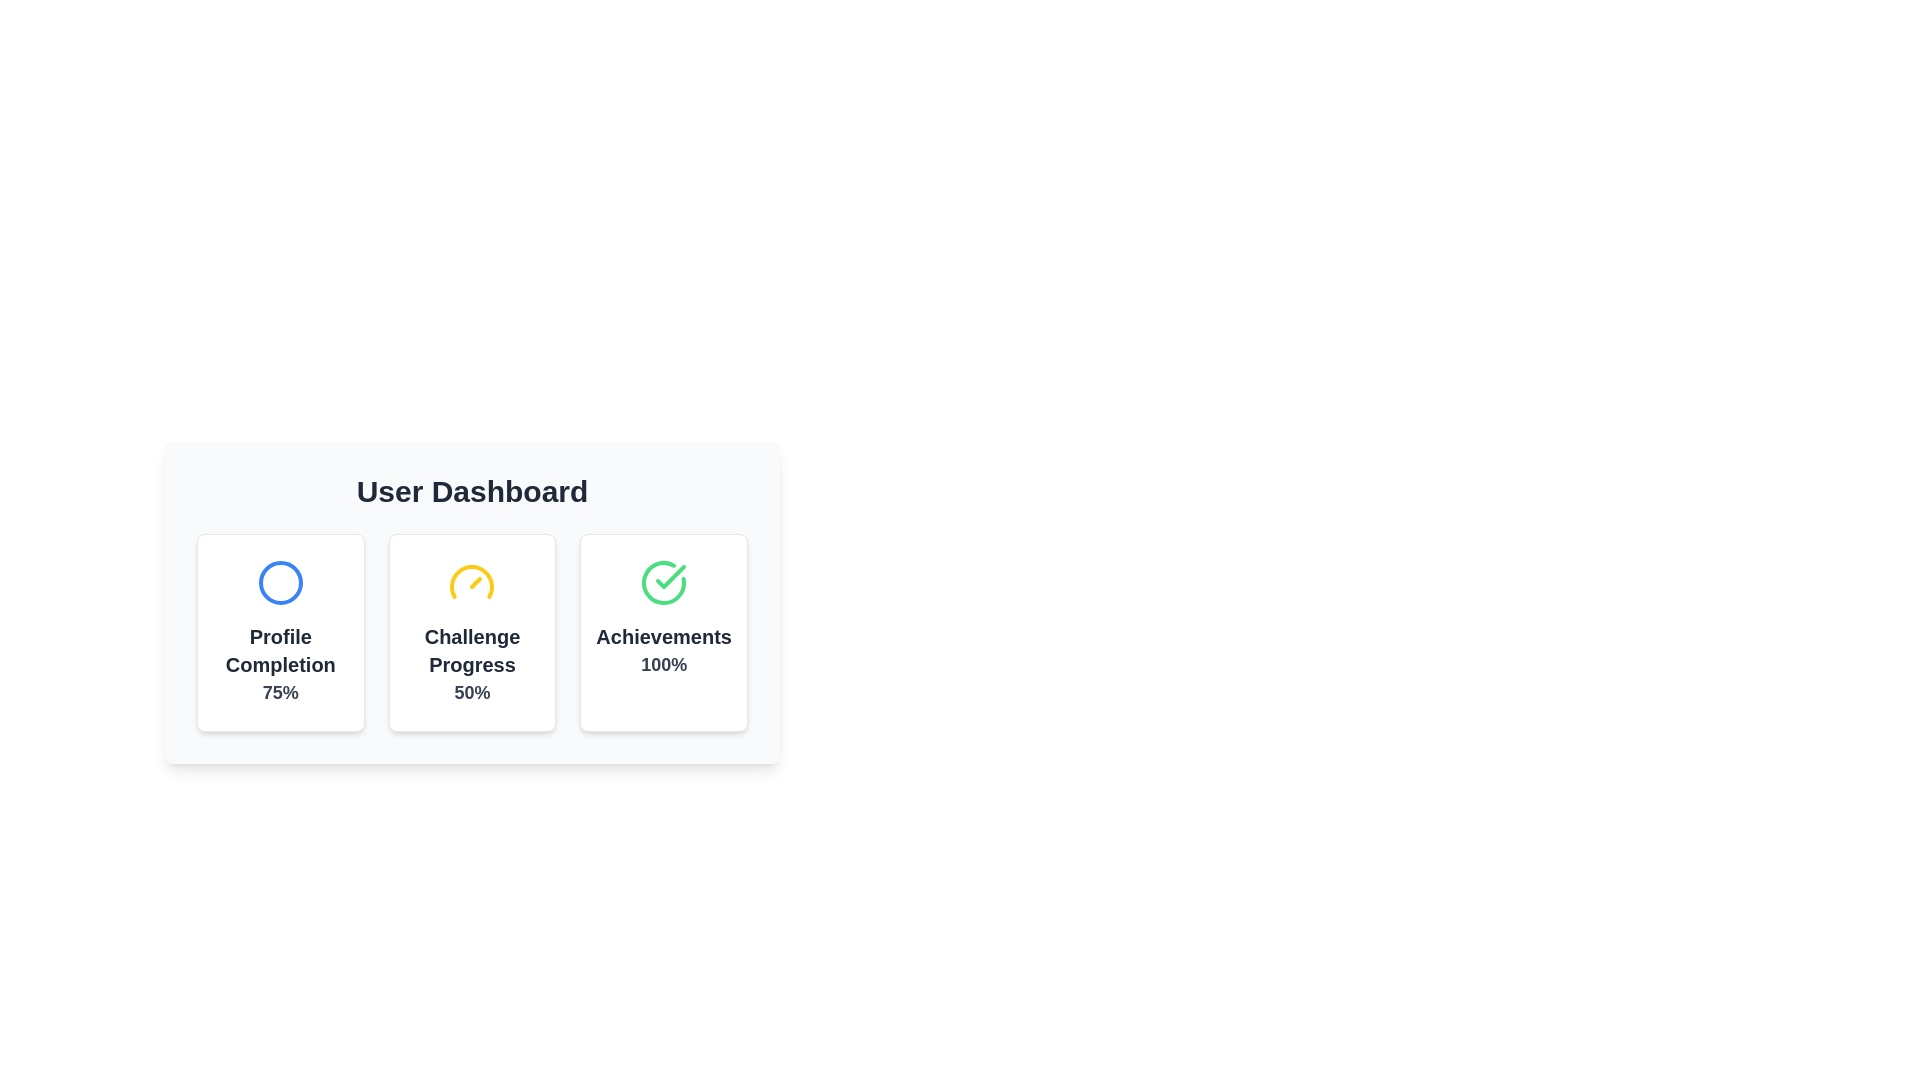  Describe the element at coordinates (671, 577) in the screenshot. I see `the green checkmark icon indicating a completed state in the 'Achievements' category located at the bottom center of its SVG grouping` at that location.